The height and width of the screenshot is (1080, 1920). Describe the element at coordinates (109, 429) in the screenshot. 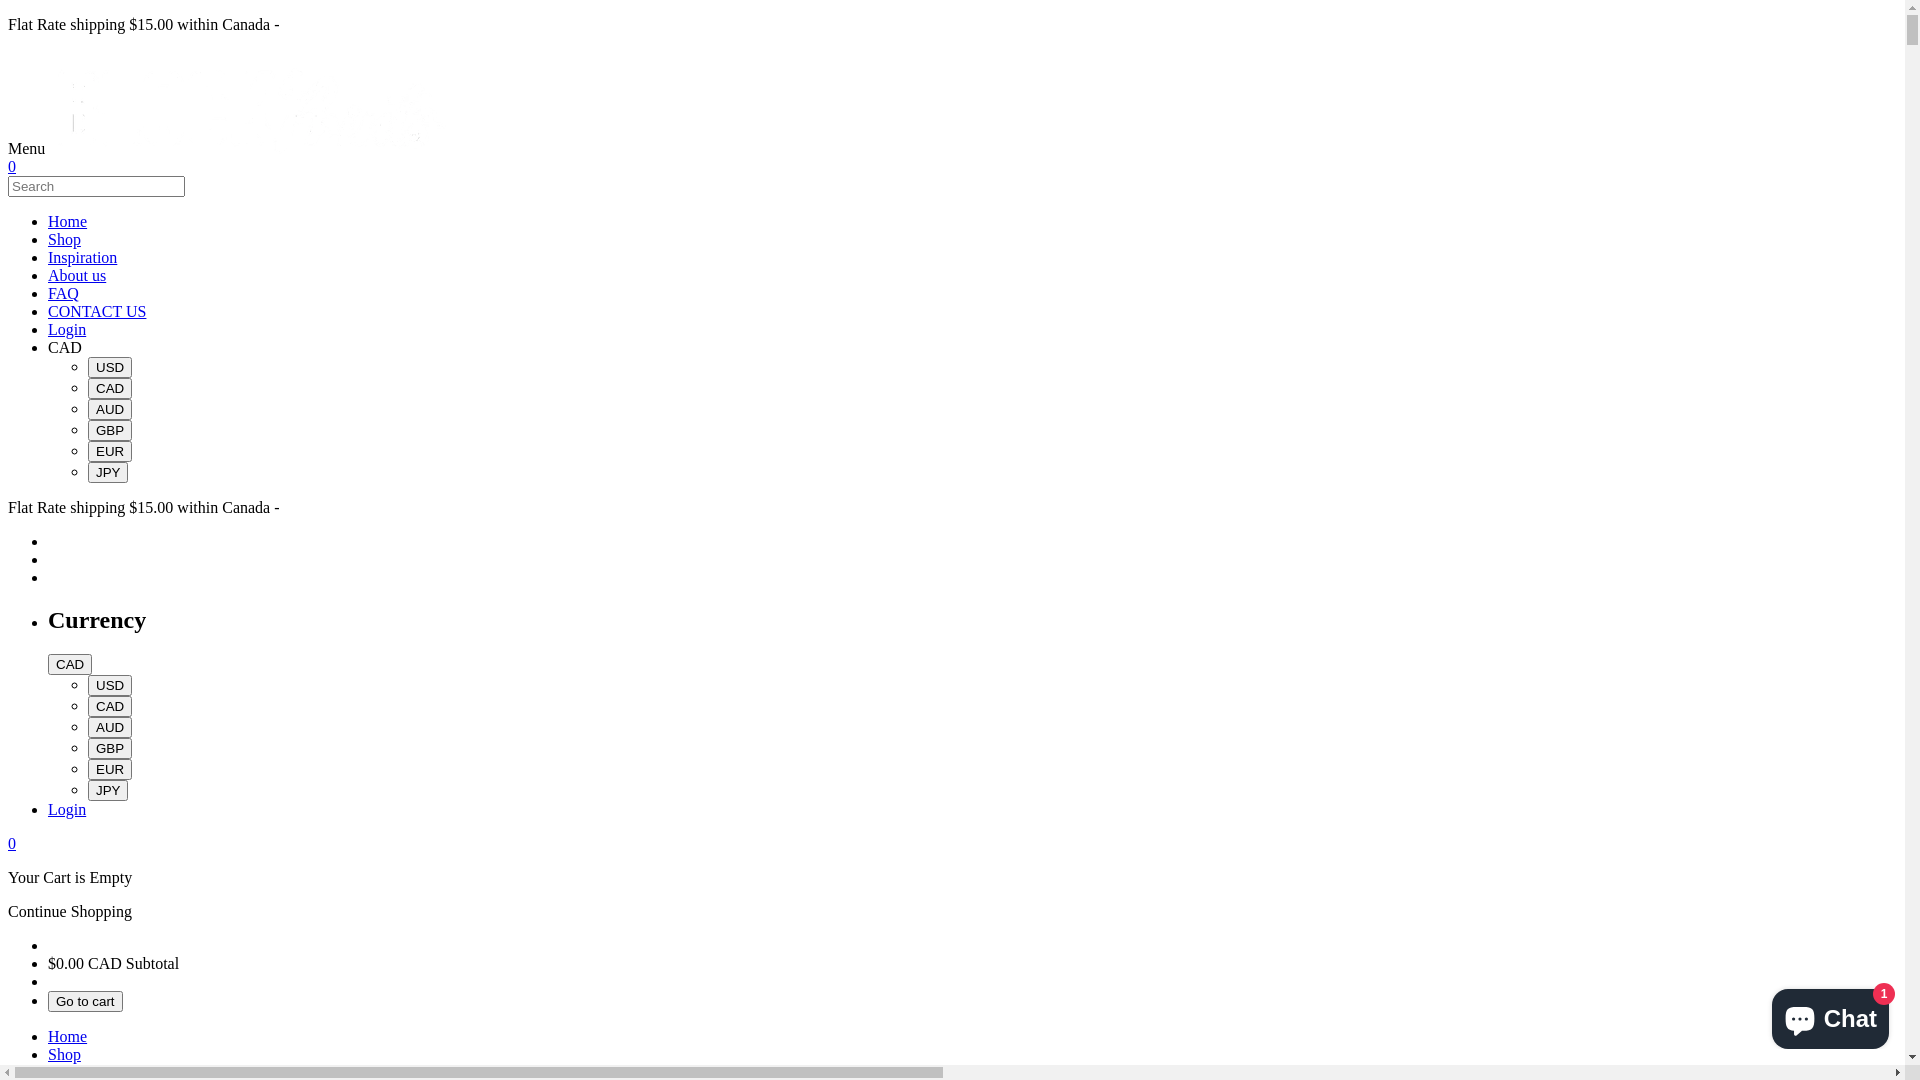

I see `'GBP'` at that location.